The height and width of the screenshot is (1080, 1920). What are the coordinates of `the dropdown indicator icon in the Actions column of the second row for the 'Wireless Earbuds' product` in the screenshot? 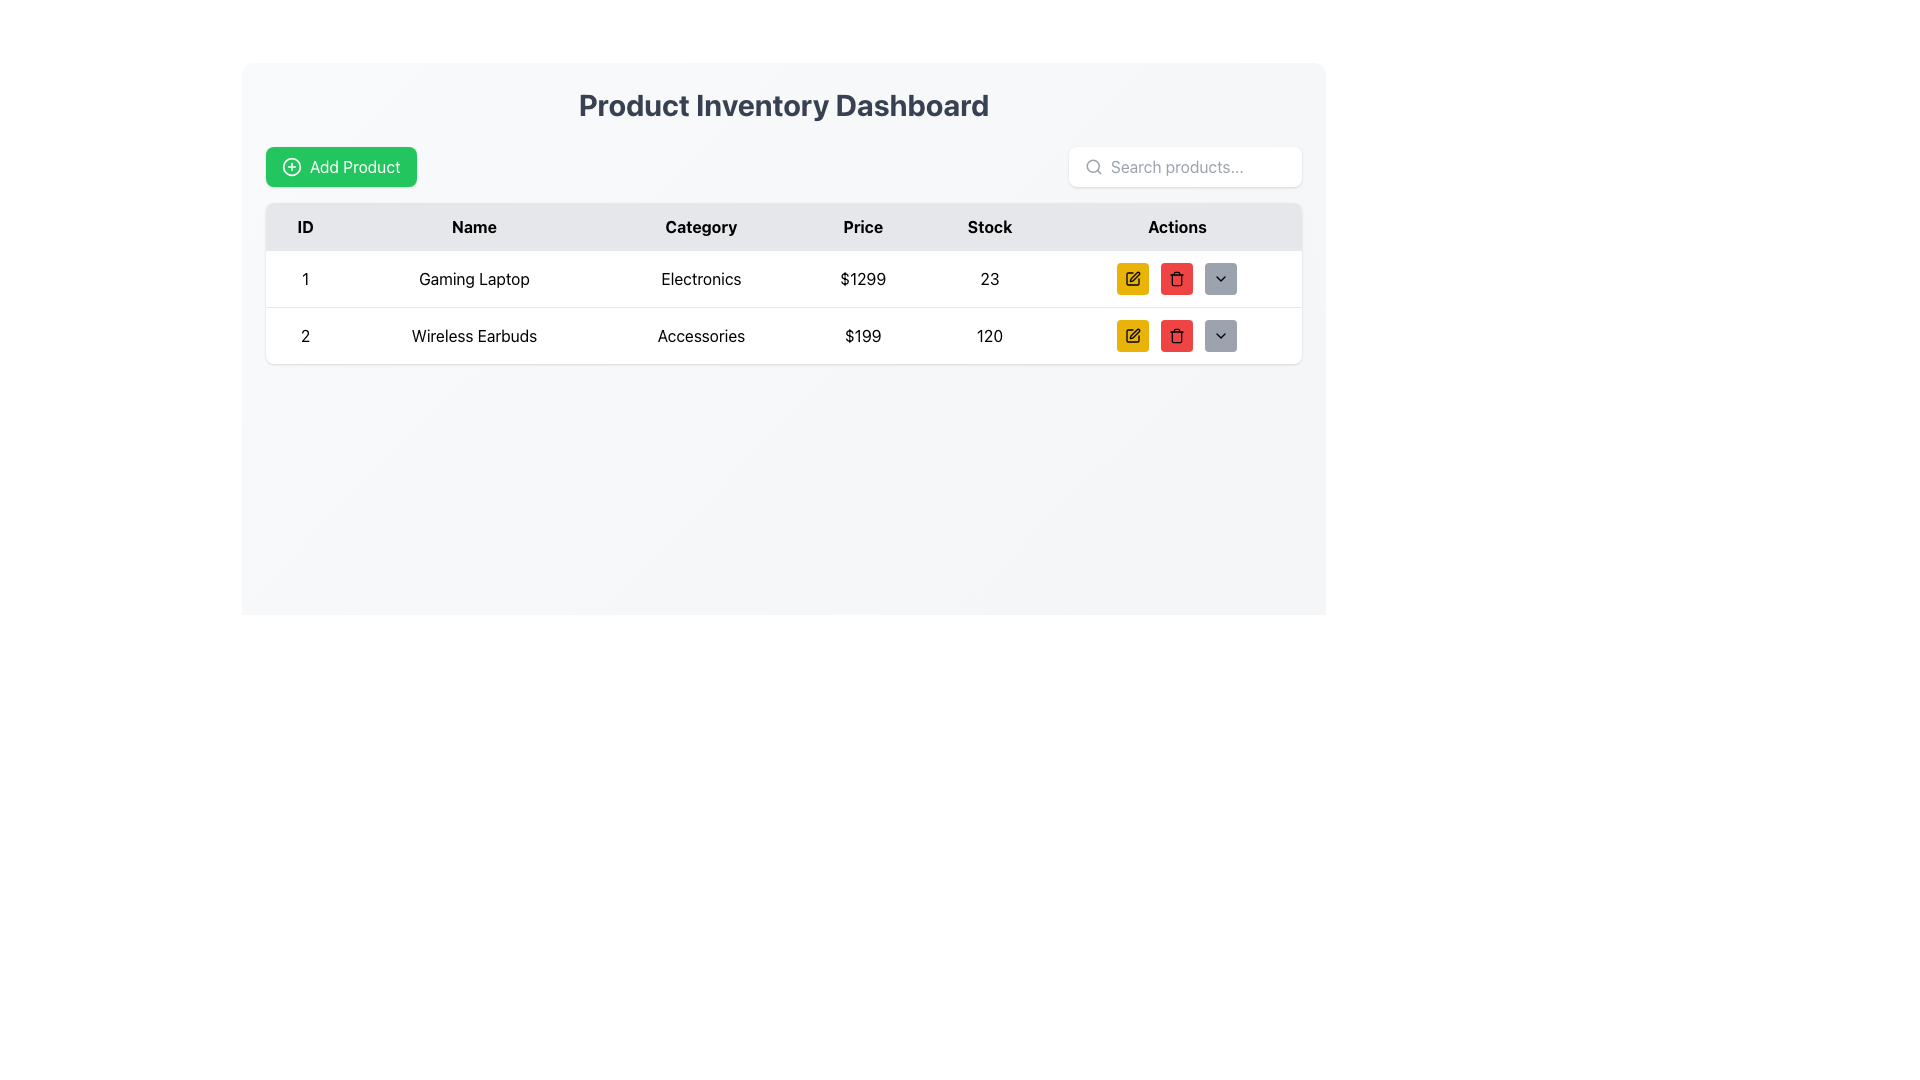 It's located at (1220, 334).